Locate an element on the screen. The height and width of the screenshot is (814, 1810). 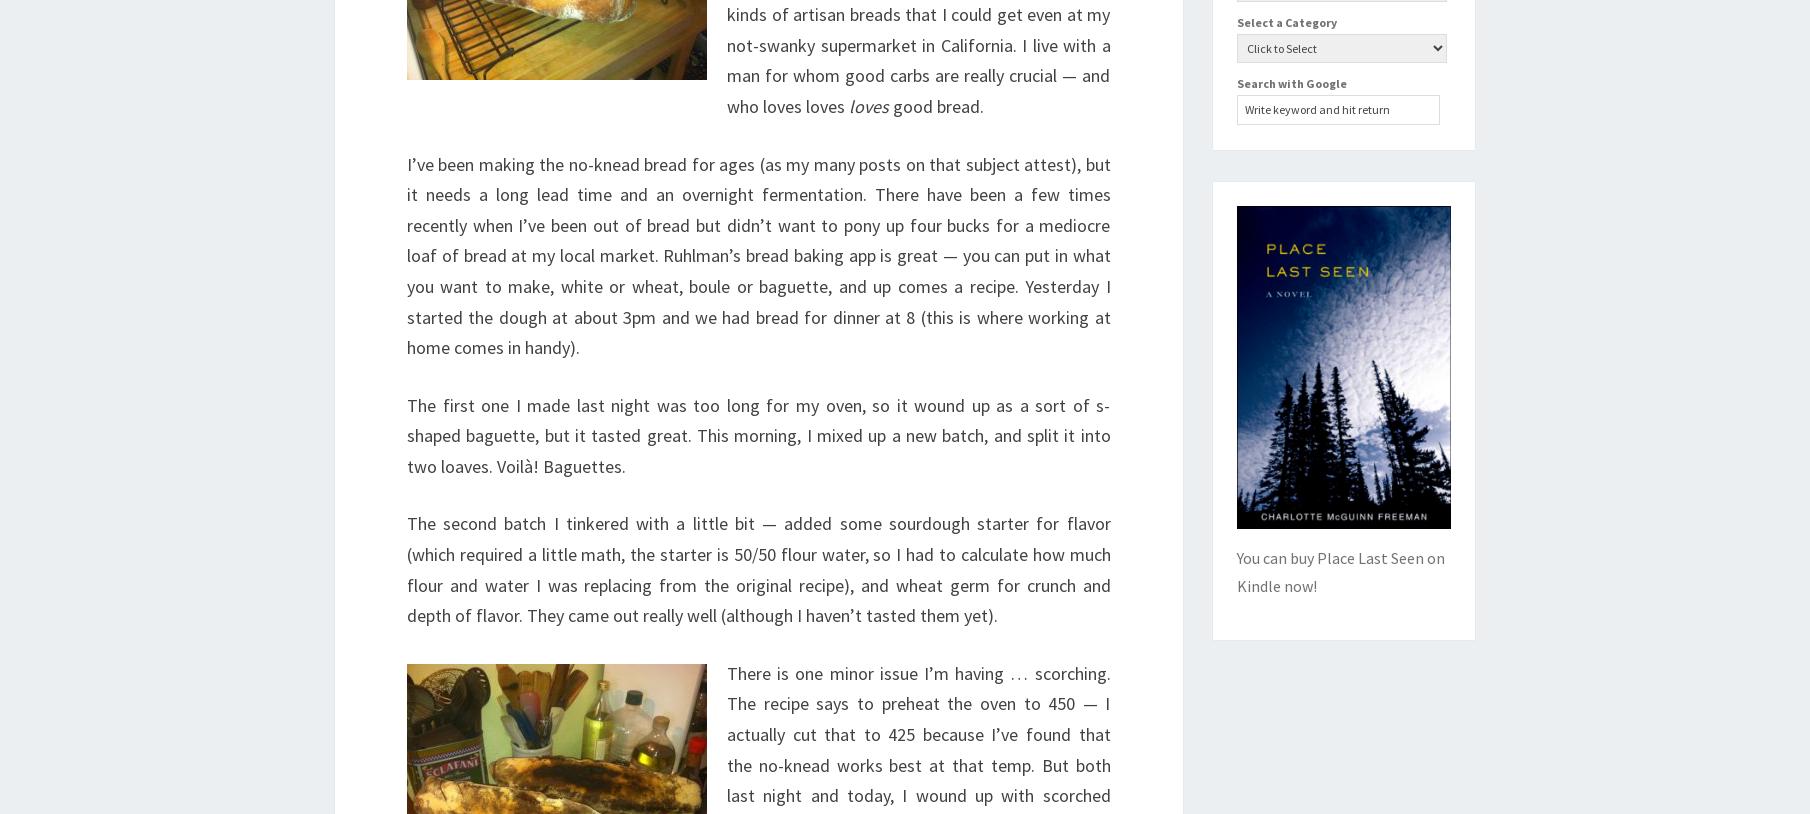
'on Kindle now!' is located at coordinates (1235, 570).